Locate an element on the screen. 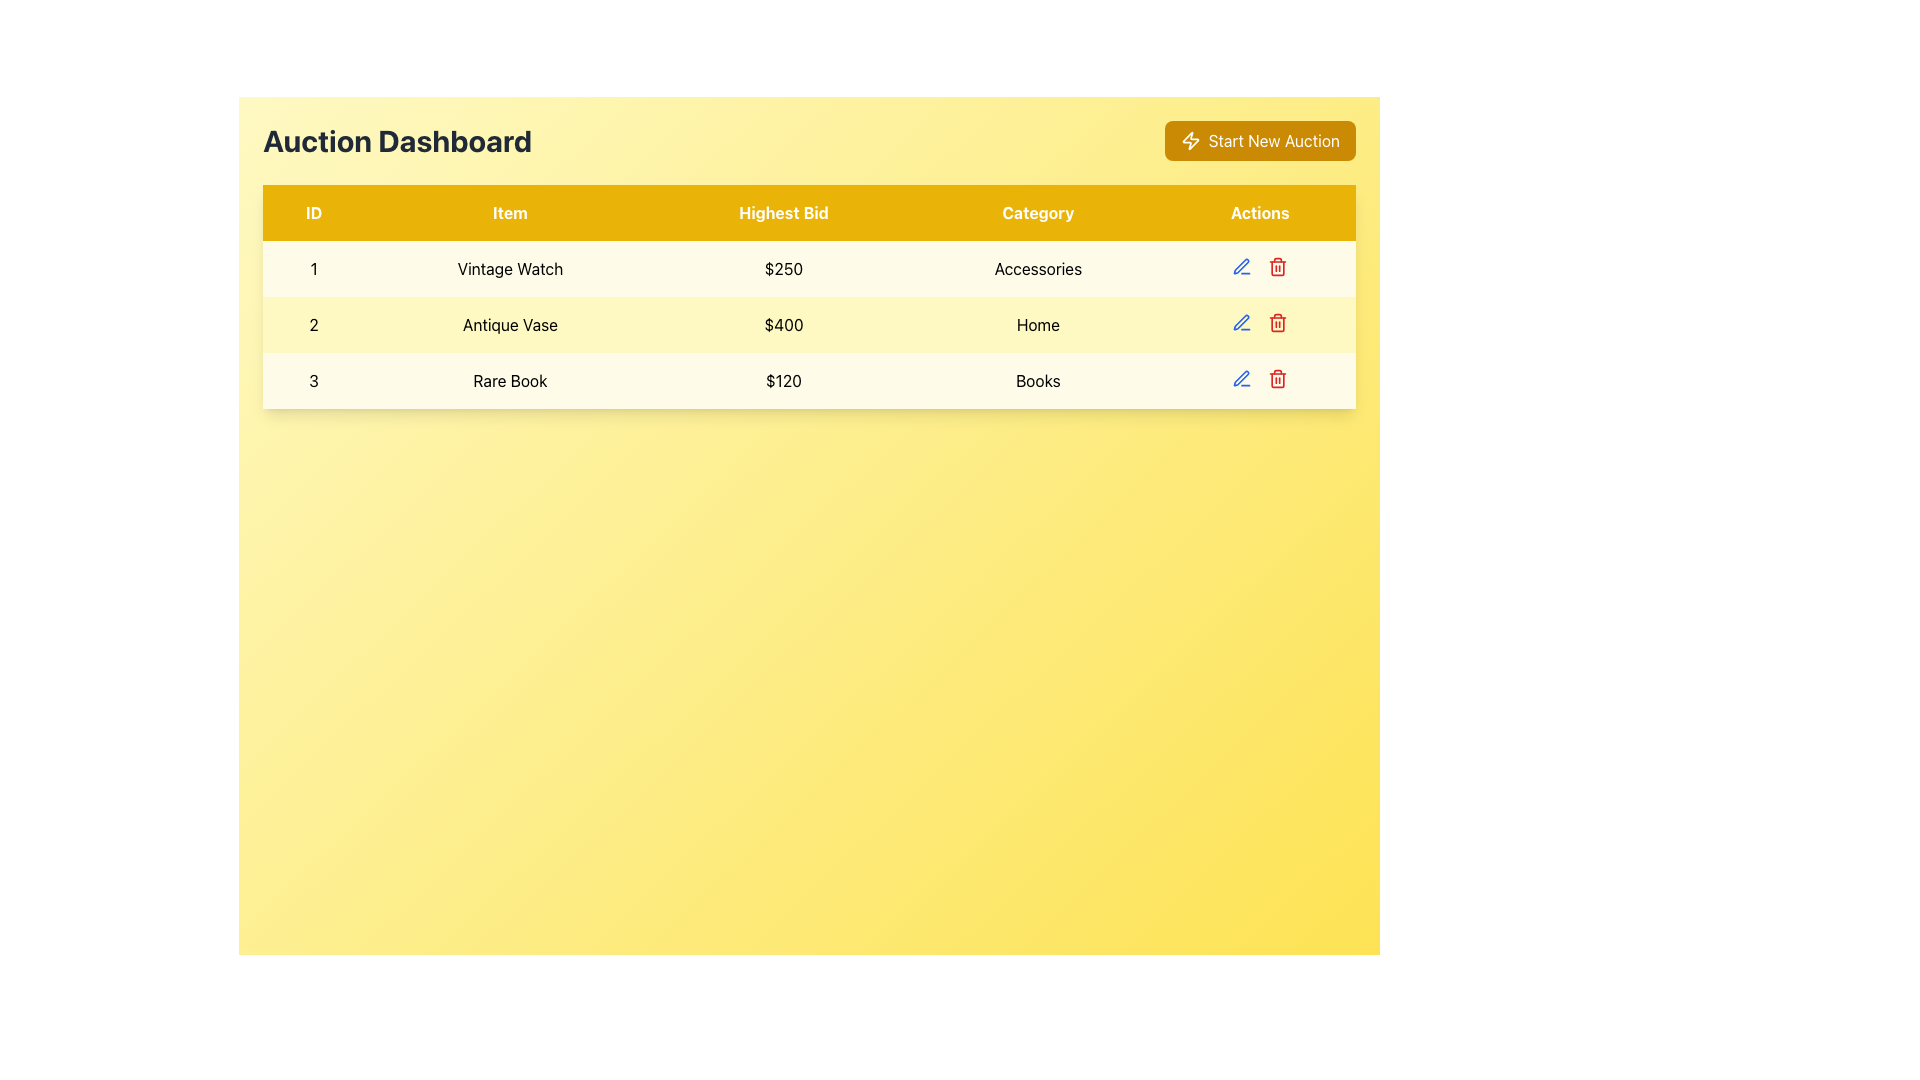 The image size is (1920, 1080). the lightning SVG icon within the 'Start New Auction' button located in the top-right section of the yellow background area of the Auction Dashboard interface is located at coordinates (1190, 140).